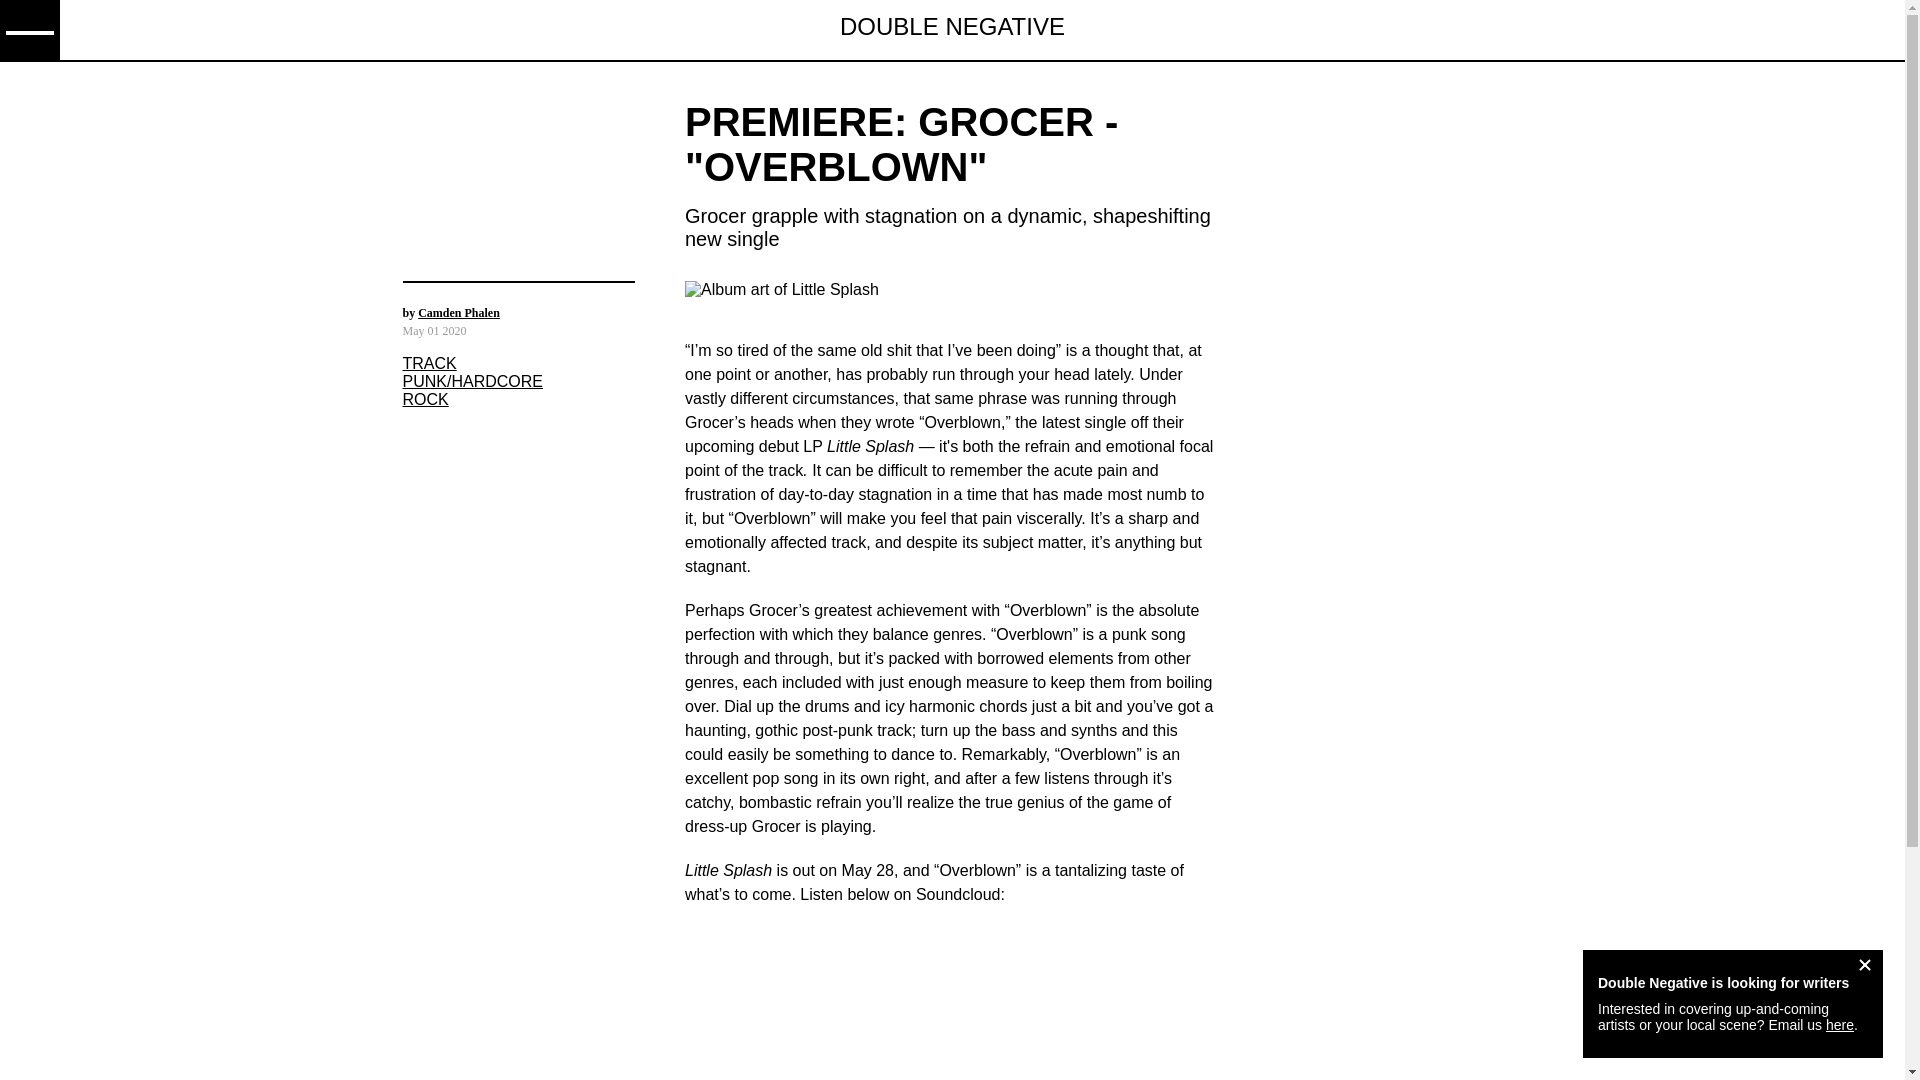 The height and width of the screenshot is (1080, 1920). What do you see at coordinates (416, 312) in the screenshot?
I see `'Camden Phalen'` at bounding box center [416, 312].